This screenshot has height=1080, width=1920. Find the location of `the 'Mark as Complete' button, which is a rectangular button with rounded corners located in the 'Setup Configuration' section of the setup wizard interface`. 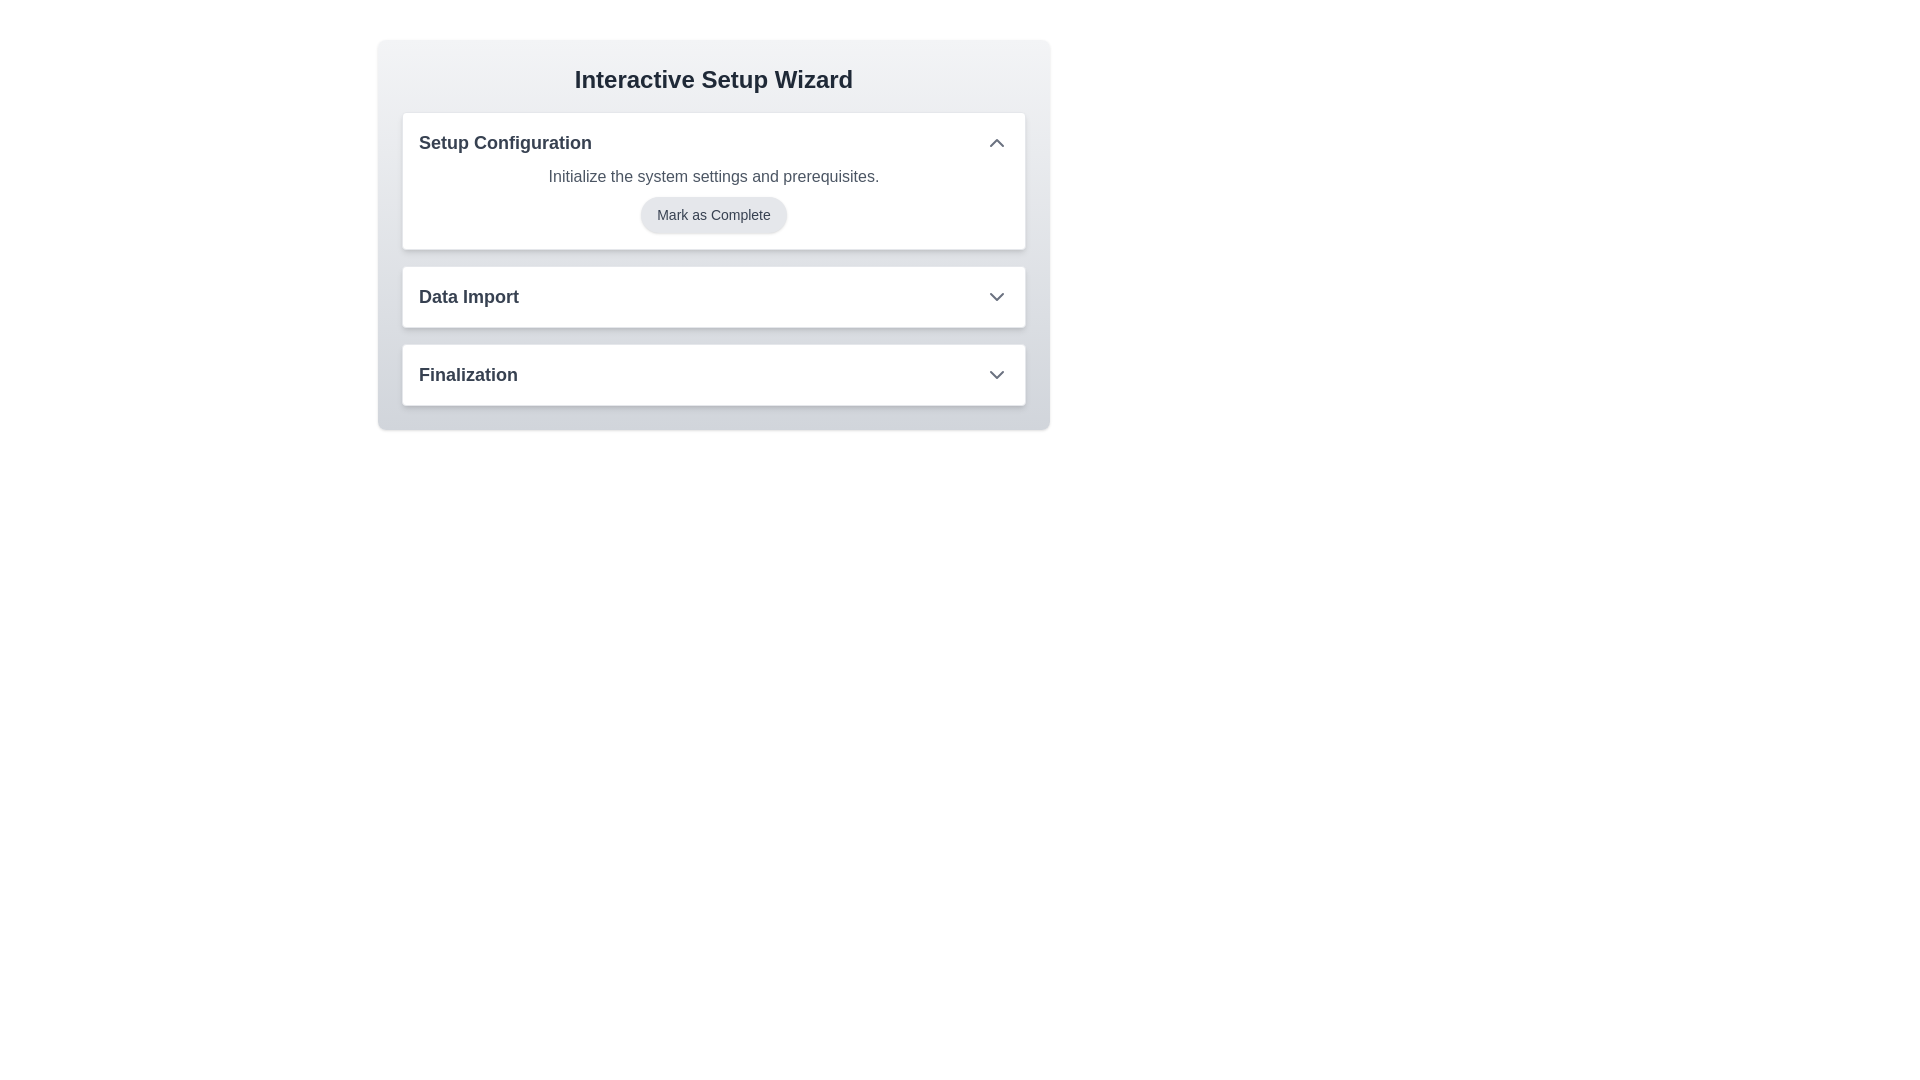

the 'Mark as Complete' button, which is a rectangular button with rounded corners located in the 'Setup Configuration' section of the setup wizard interface is located at coordinates (714, 215).